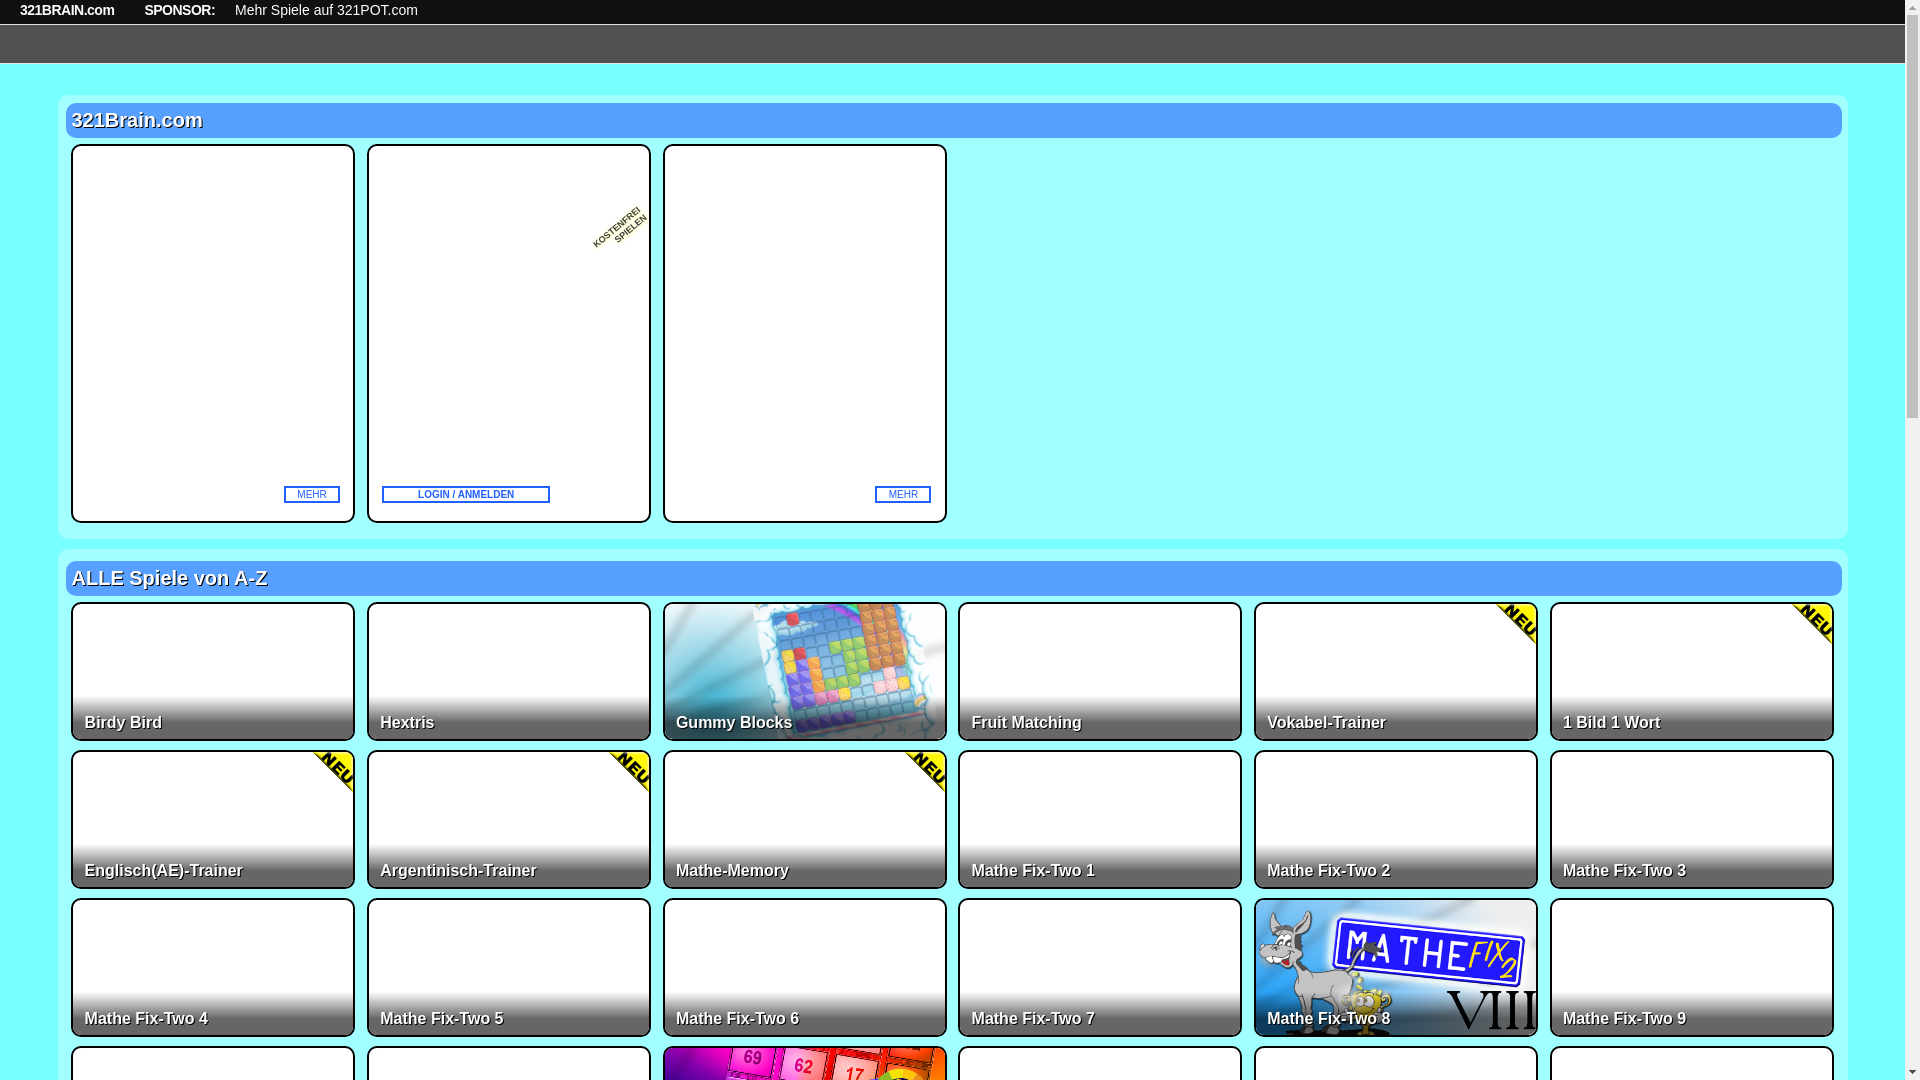  I want to click on 'Hextris', so click(366, 671).